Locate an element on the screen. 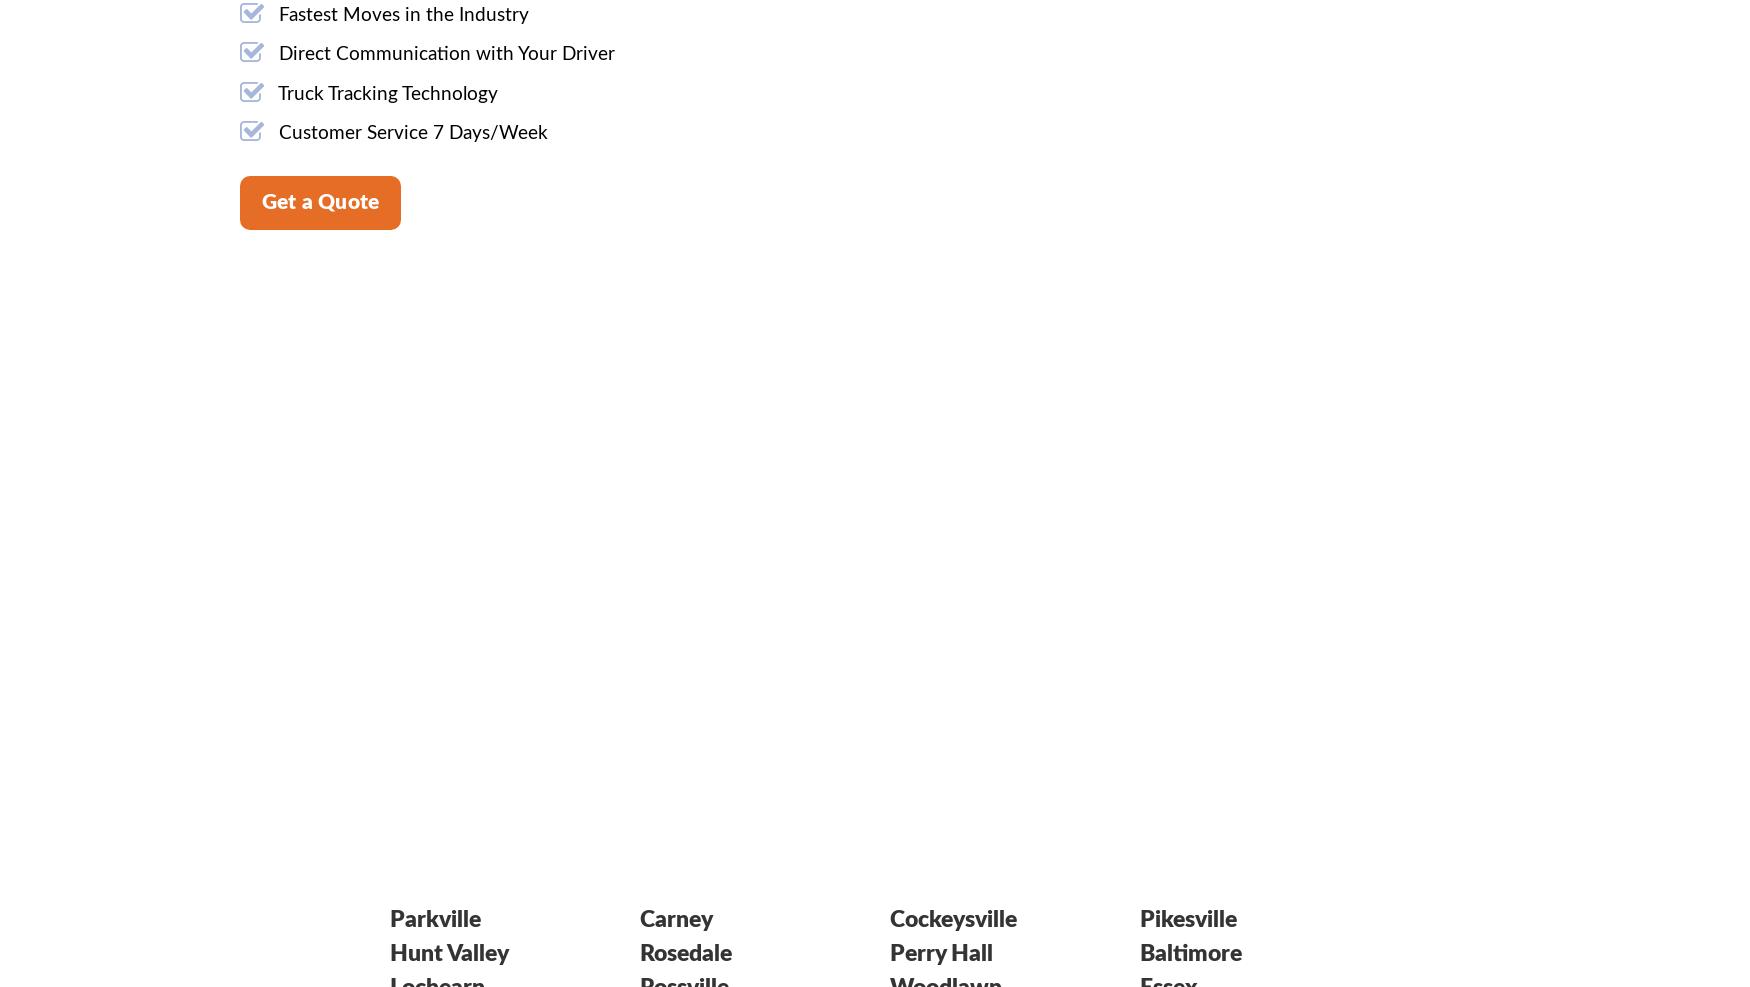 Image resolution: width=1750 pixels, height=987 pixels. 'Parkville' is located at coordinates (434, 919).